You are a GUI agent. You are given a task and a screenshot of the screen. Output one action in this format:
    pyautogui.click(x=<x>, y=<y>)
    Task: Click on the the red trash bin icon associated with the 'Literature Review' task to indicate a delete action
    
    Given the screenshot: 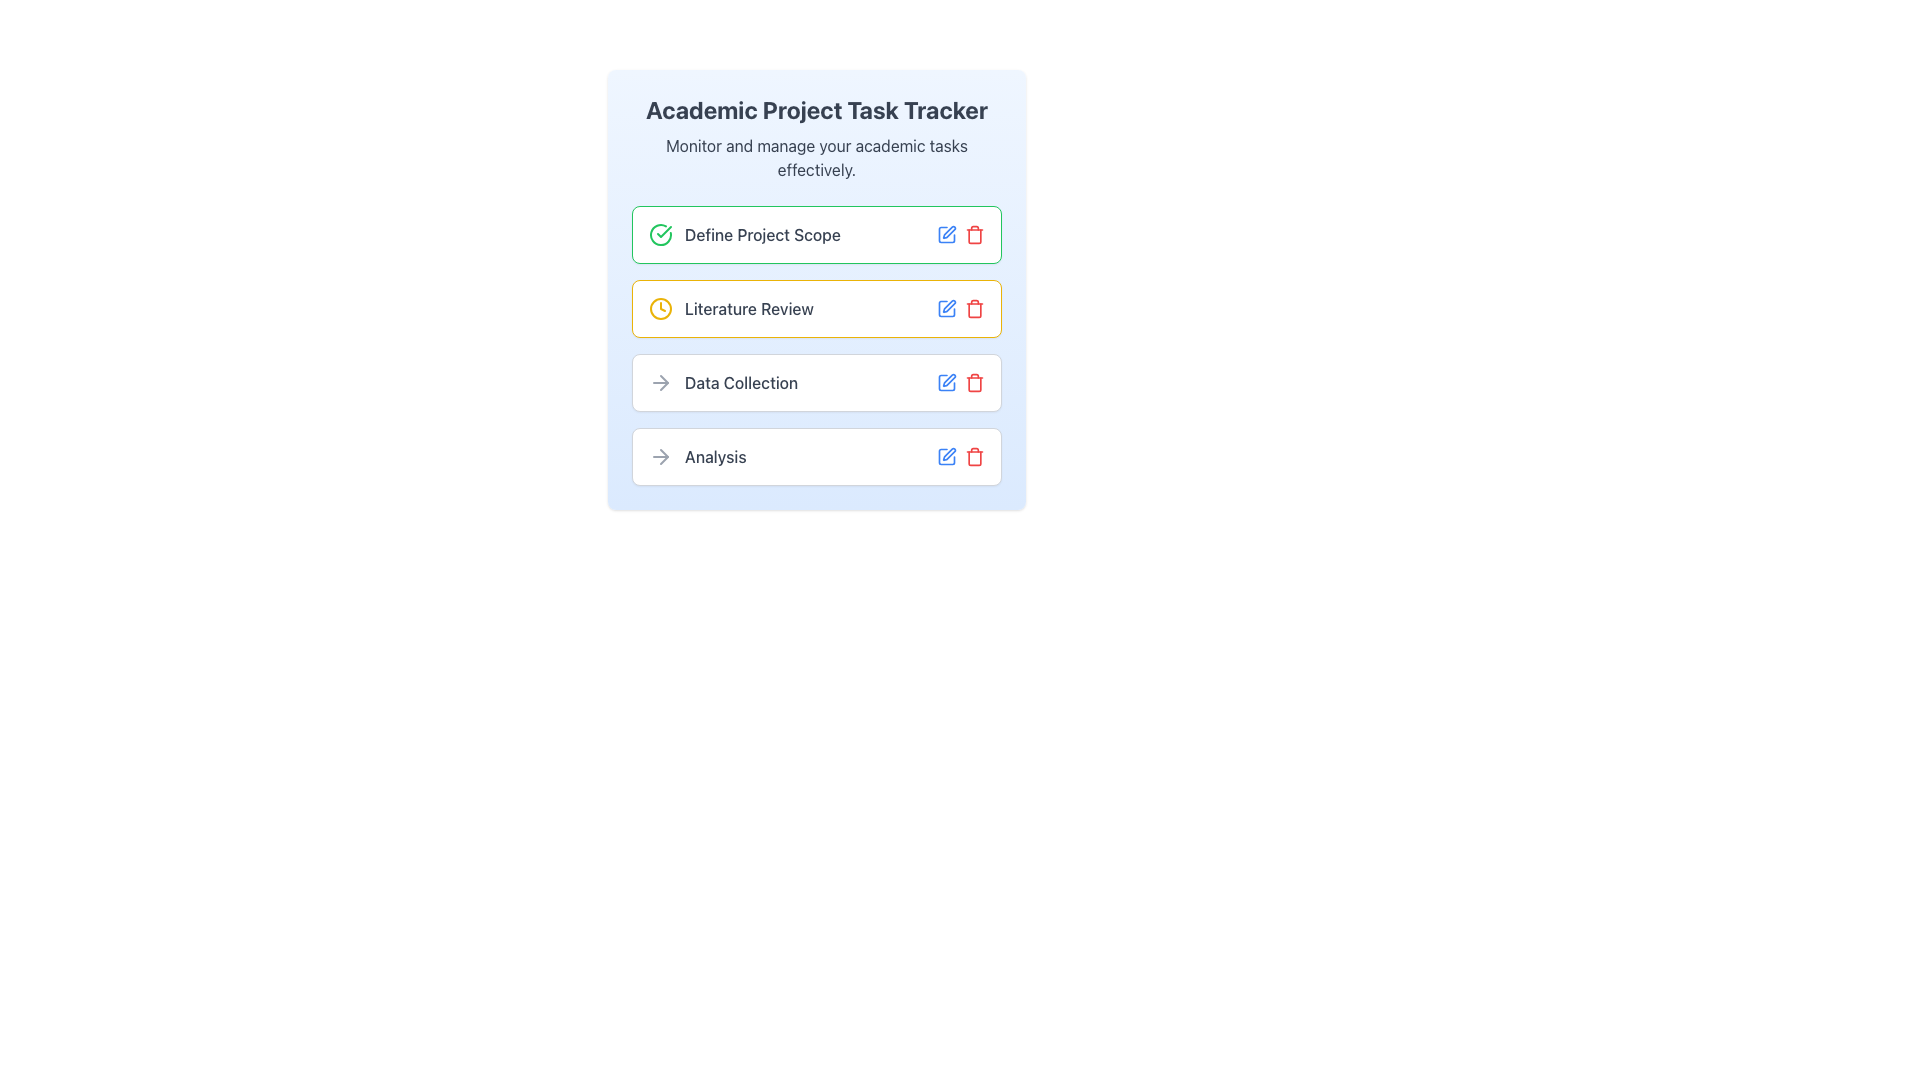 What is the action you would take?
    pyautogui.click(x=974, y=309)
    